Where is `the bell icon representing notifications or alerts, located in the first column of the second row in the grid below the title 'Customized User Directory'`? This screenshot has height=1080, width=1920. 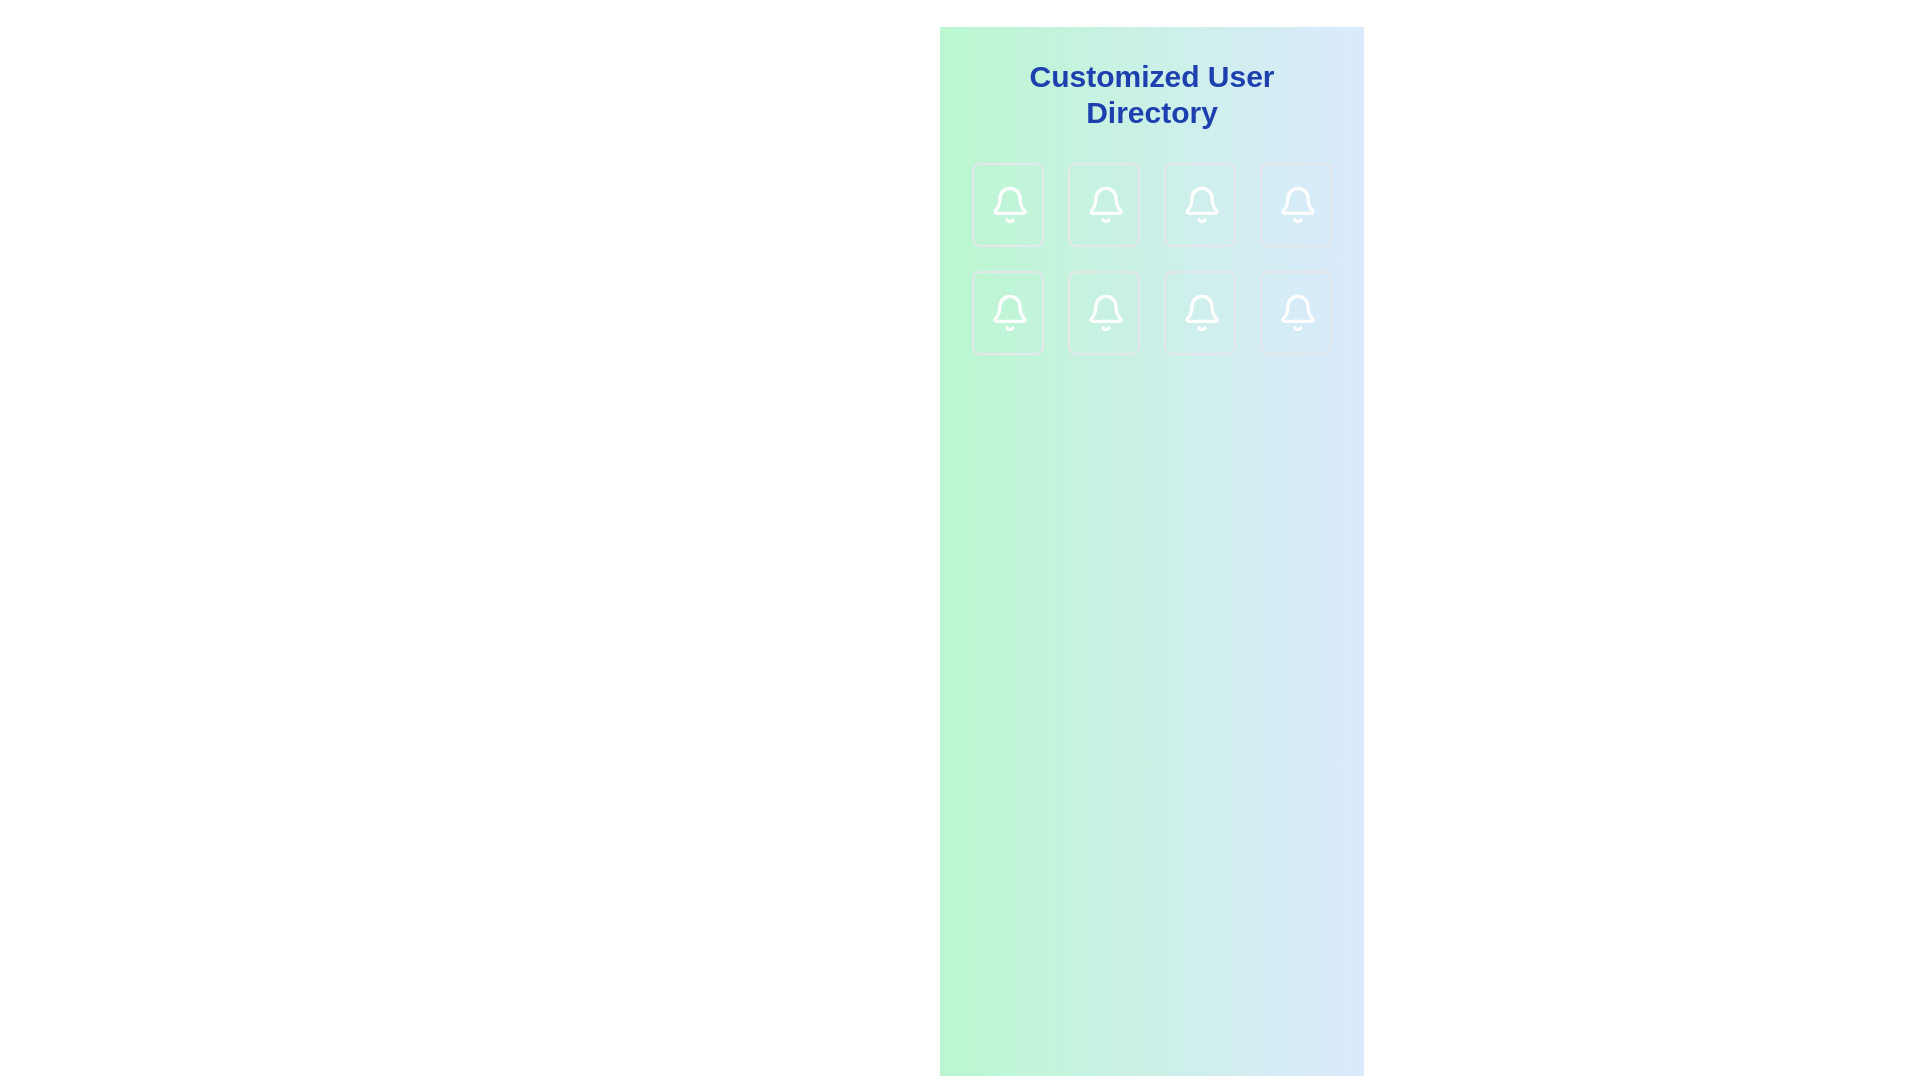
the bell icon representing notifications or alerts, located in the first column of the second row in the grid below the title 'Customized User Directory' is located at coordinates (1009, 312).